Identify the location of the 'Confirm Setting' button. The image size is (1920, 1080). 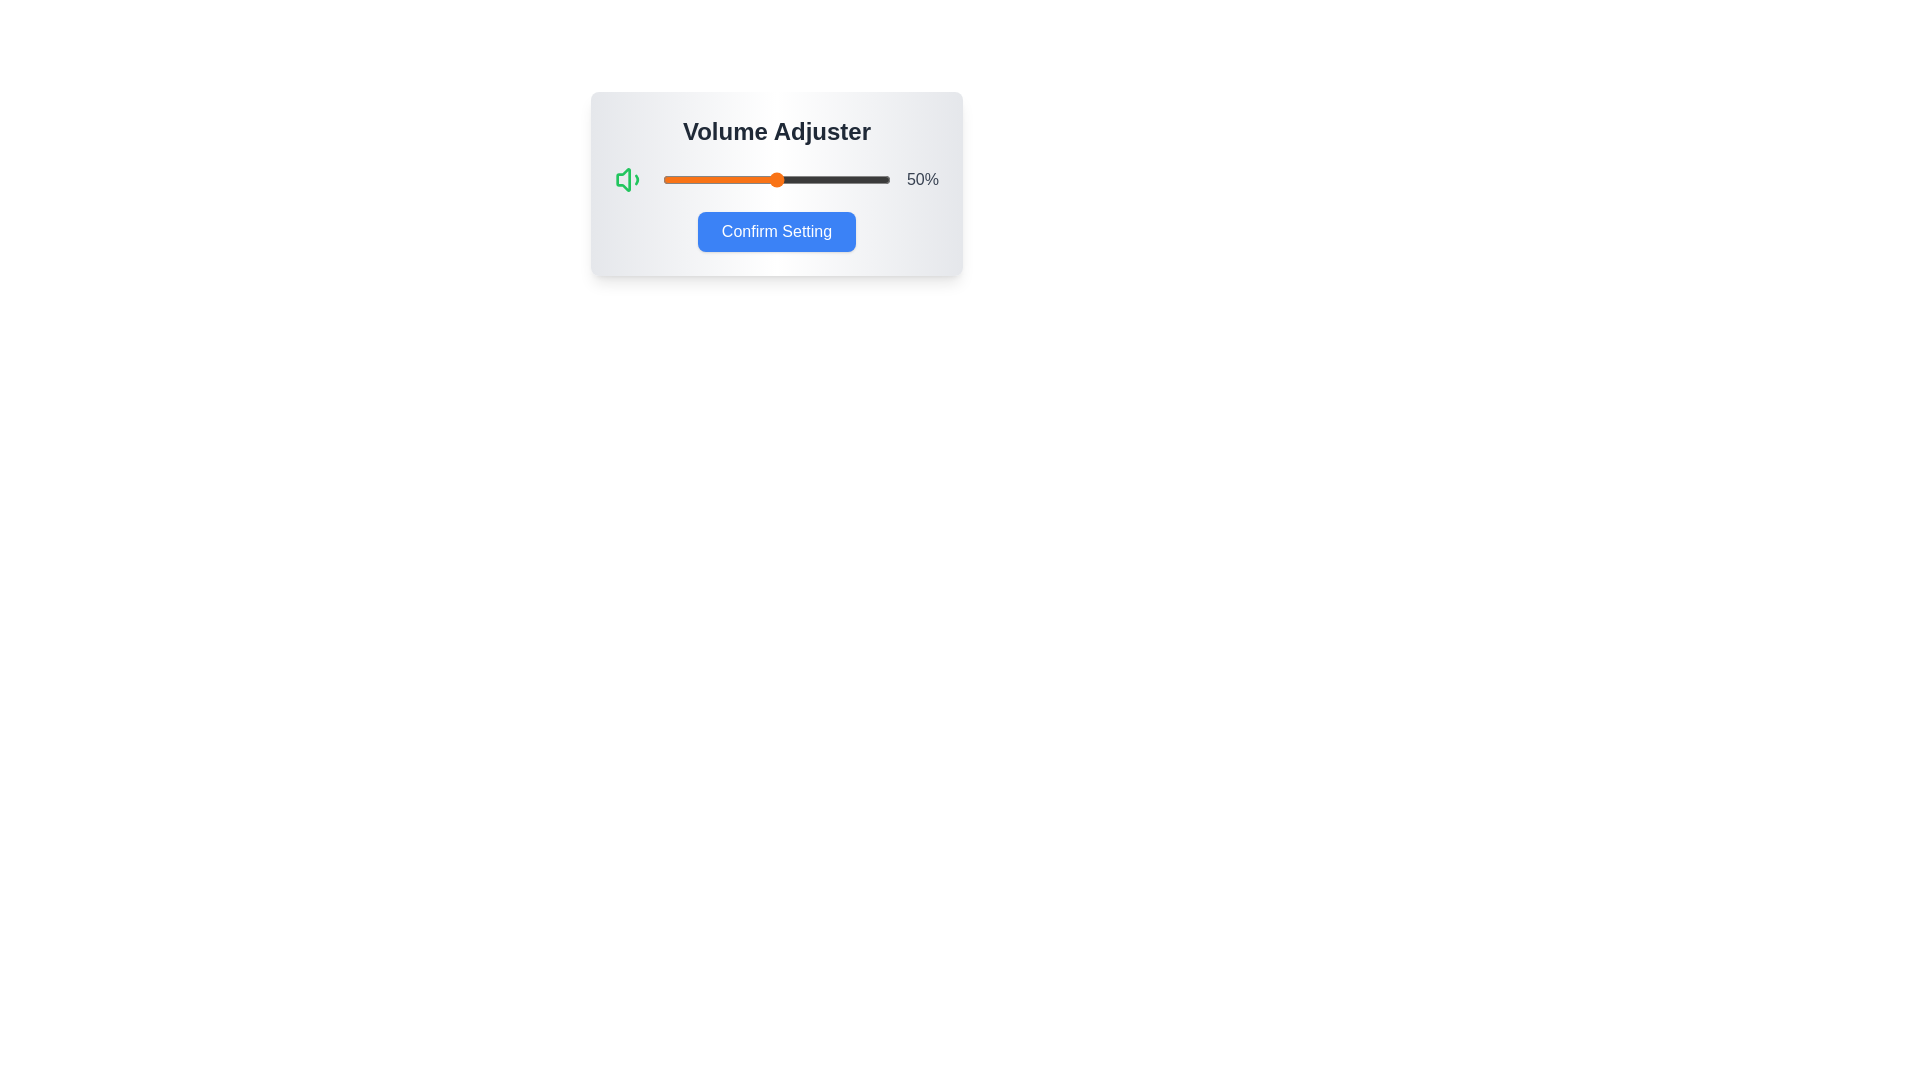
(776, 230).